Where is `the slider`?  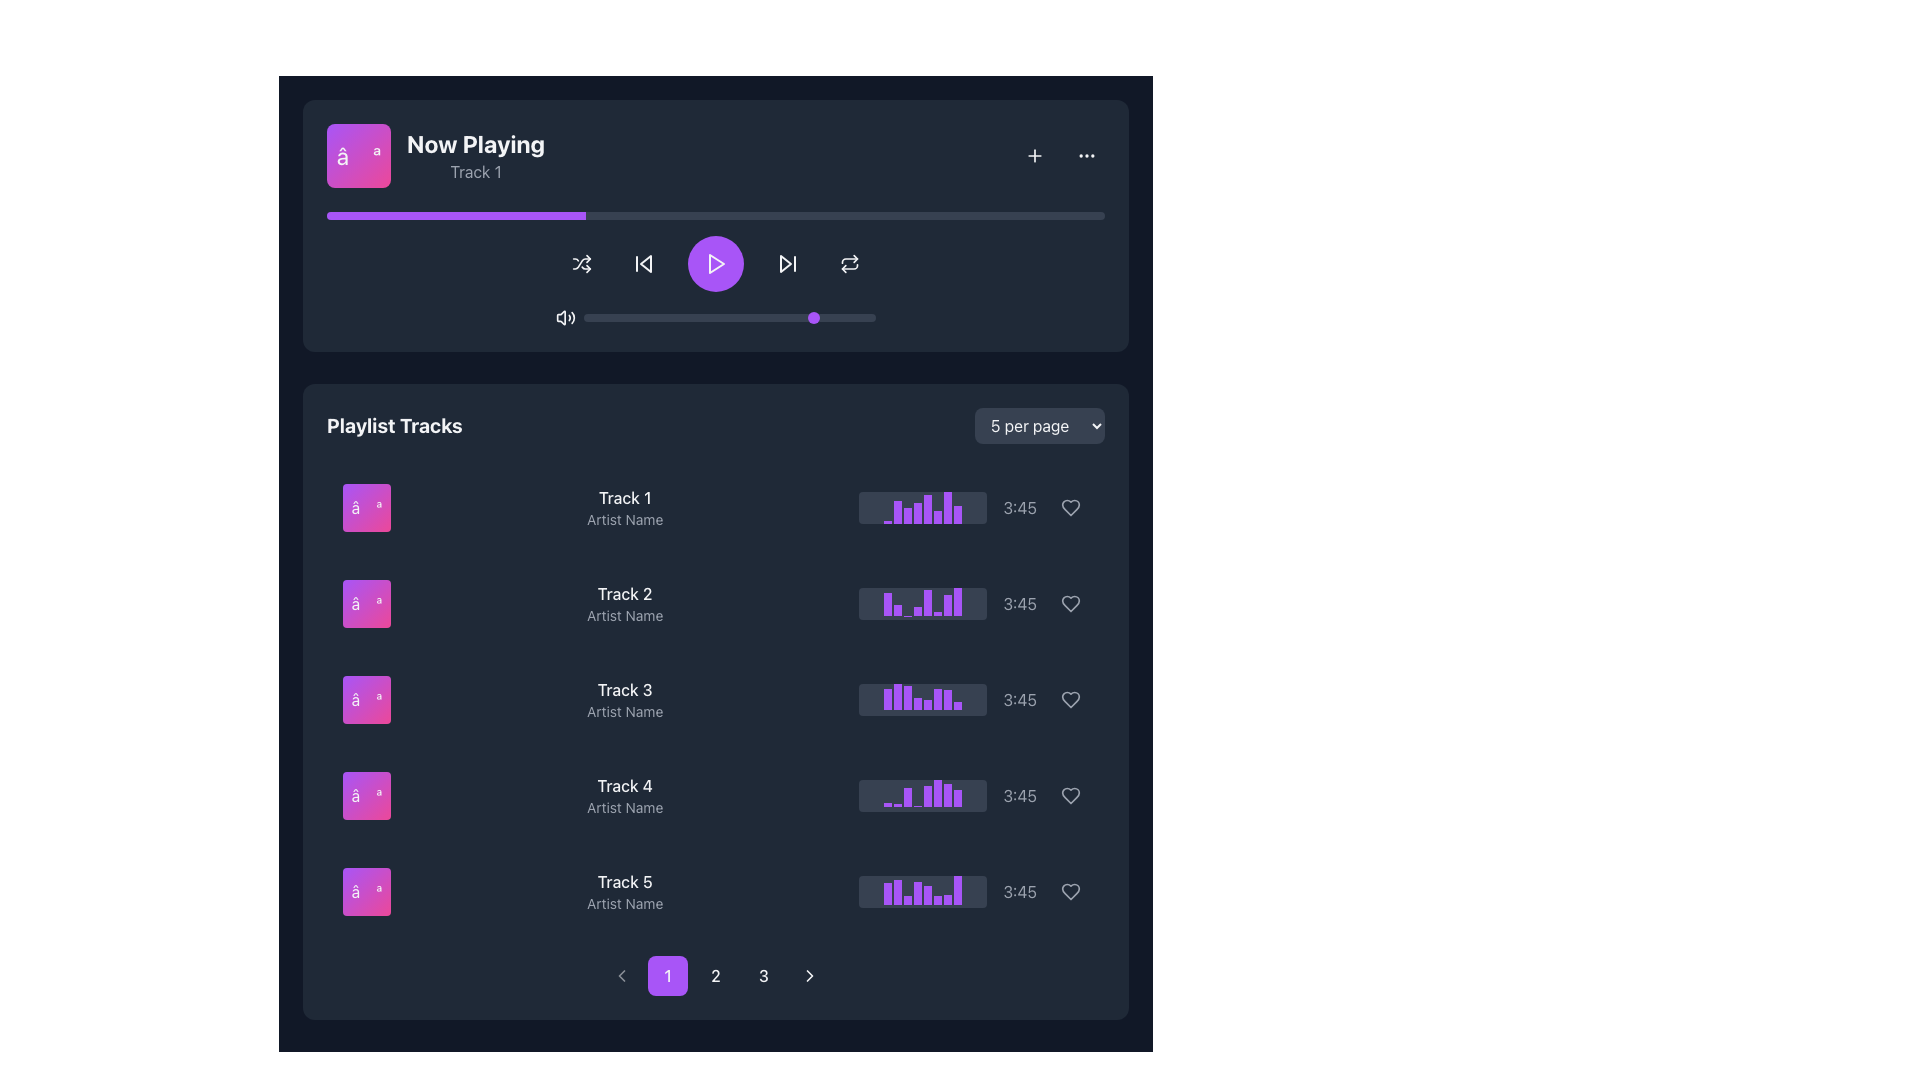
the slider is located at coordinates (870, 316).